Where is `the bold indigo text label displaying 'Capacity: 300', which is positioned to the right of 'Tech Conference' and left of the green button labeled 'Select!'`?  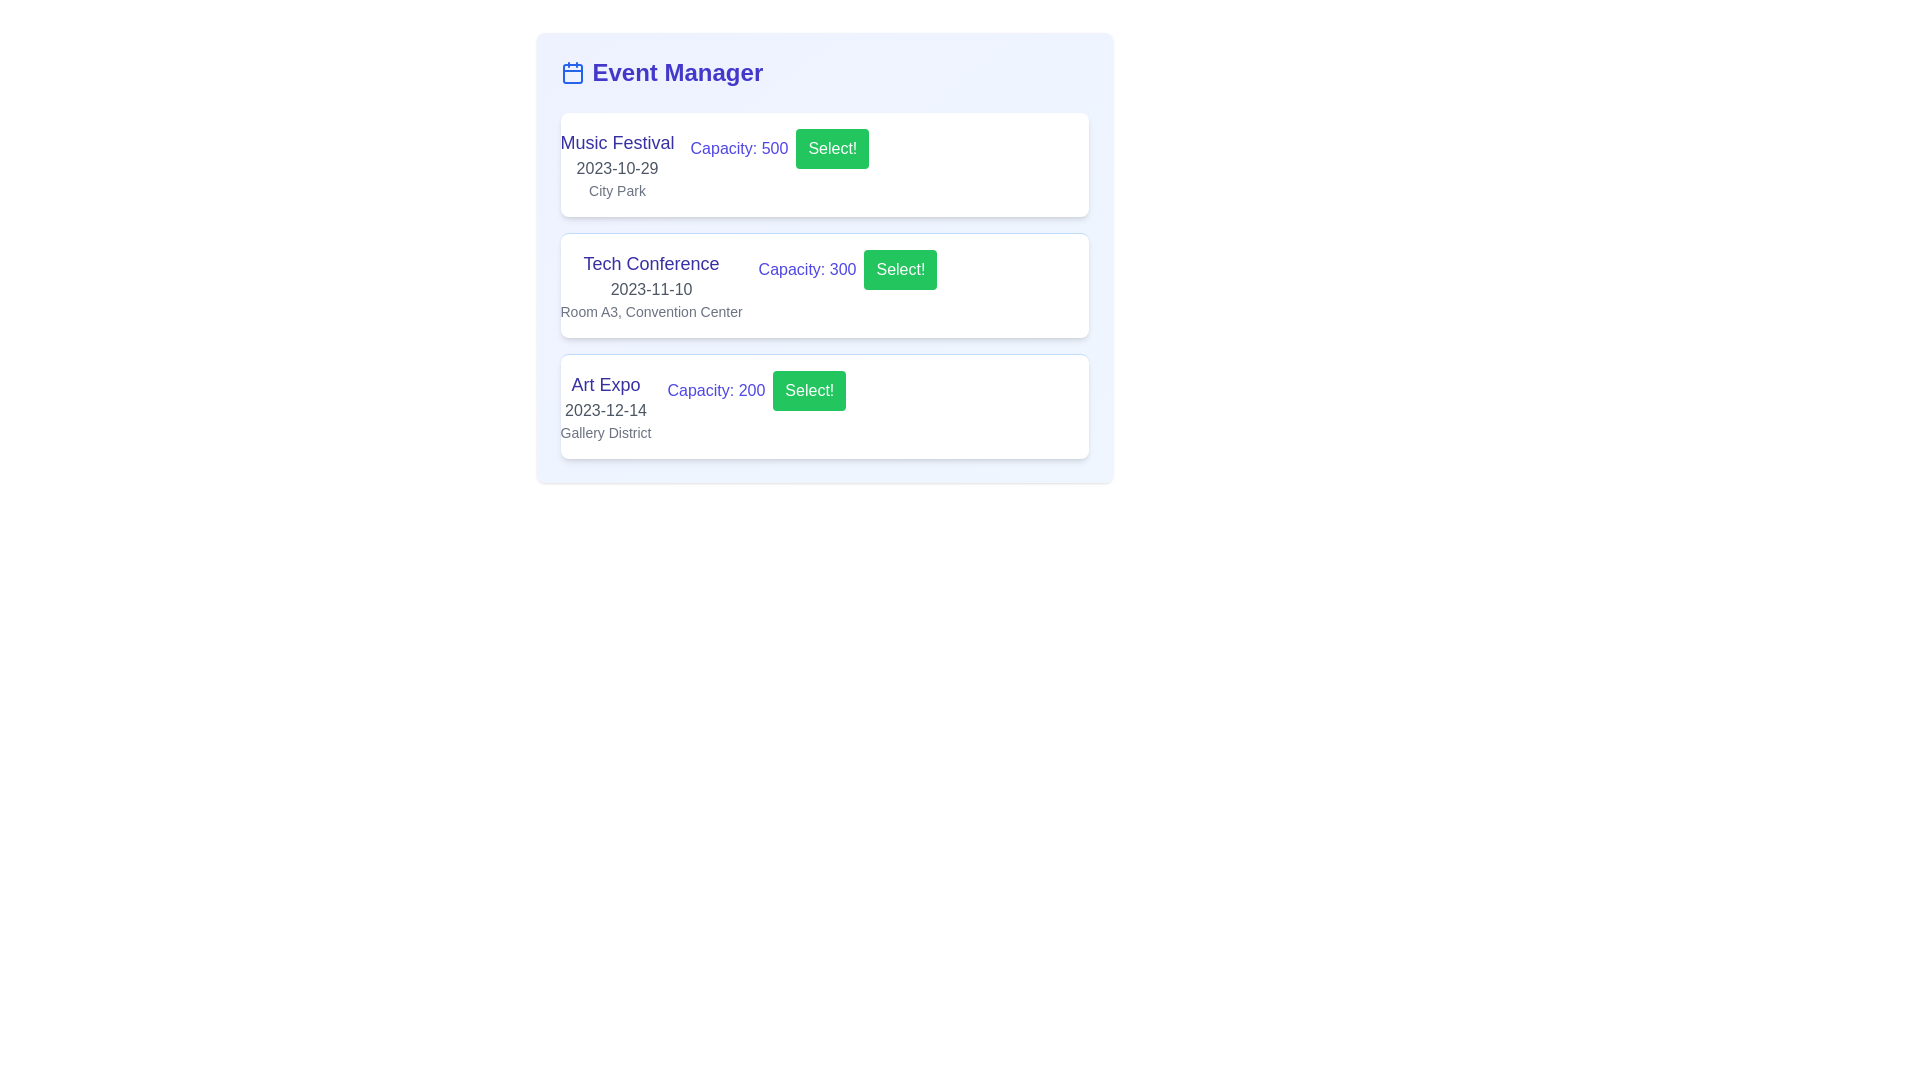 the bold indigo text label displaying 'Capacity: 300', which is positioned to the right of 'Tech Conference' and left of the green button labeled 'Select!' is located at coordinates (807, 270).